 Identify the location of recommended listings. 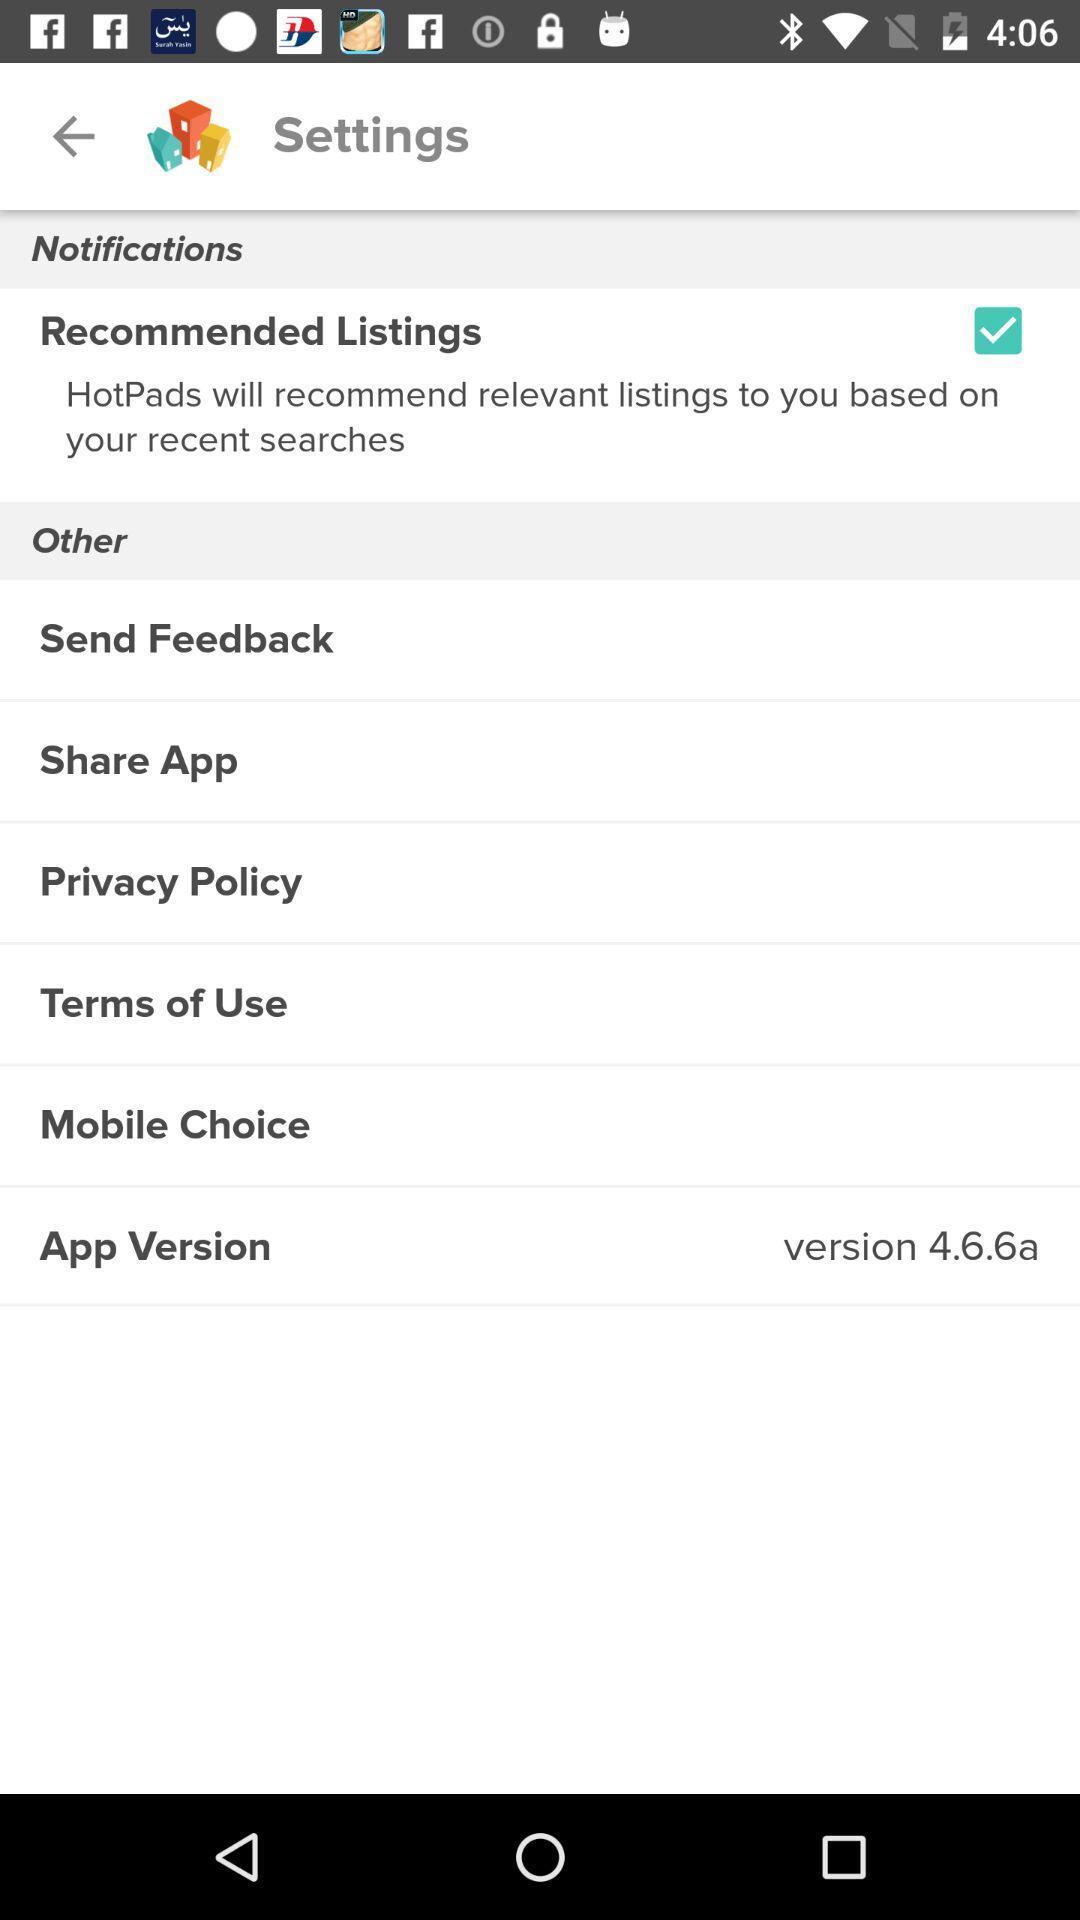
(998, 330).